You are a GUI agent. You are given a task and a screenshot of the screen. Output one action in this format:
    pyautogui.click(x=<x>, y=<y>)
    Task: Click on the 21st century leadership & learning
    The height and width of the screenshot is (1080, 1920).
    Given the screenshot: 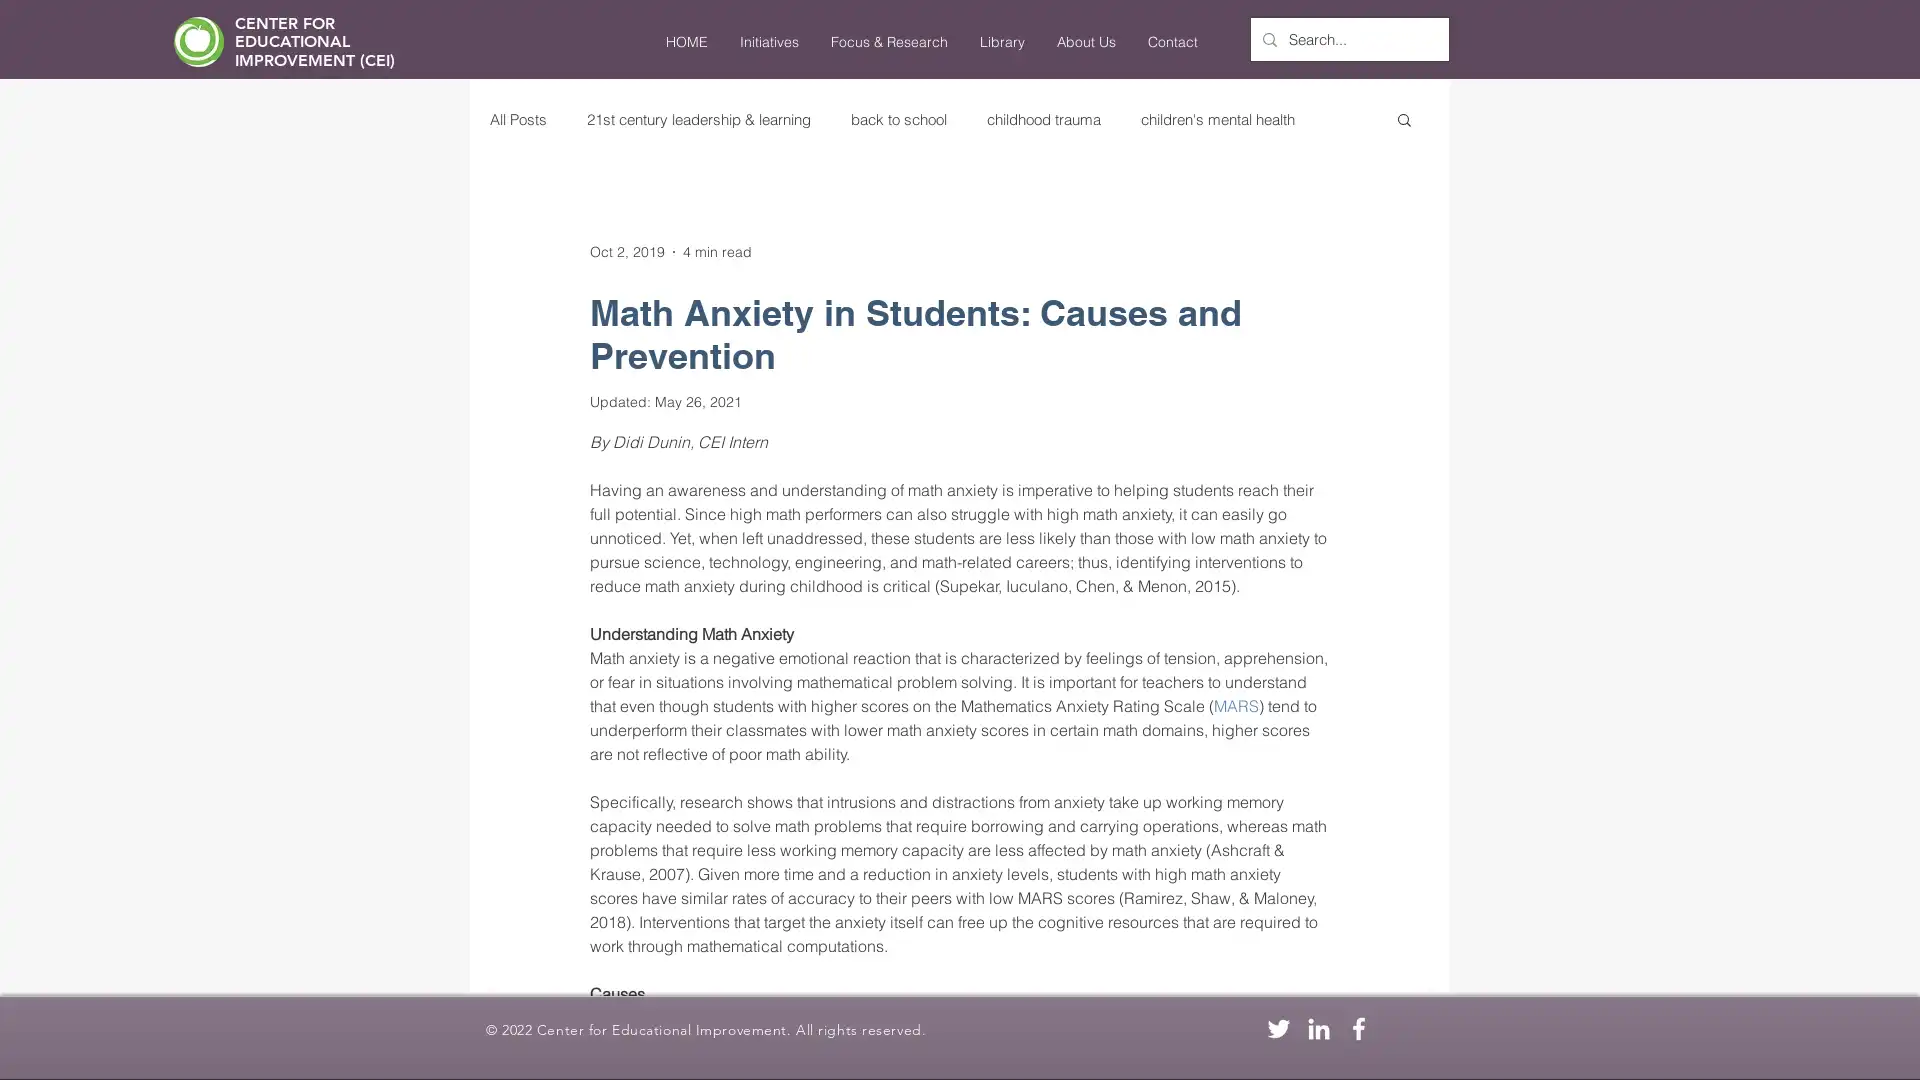 What is the action you would take?
    pyautogui.click(x=699, y=118)
    